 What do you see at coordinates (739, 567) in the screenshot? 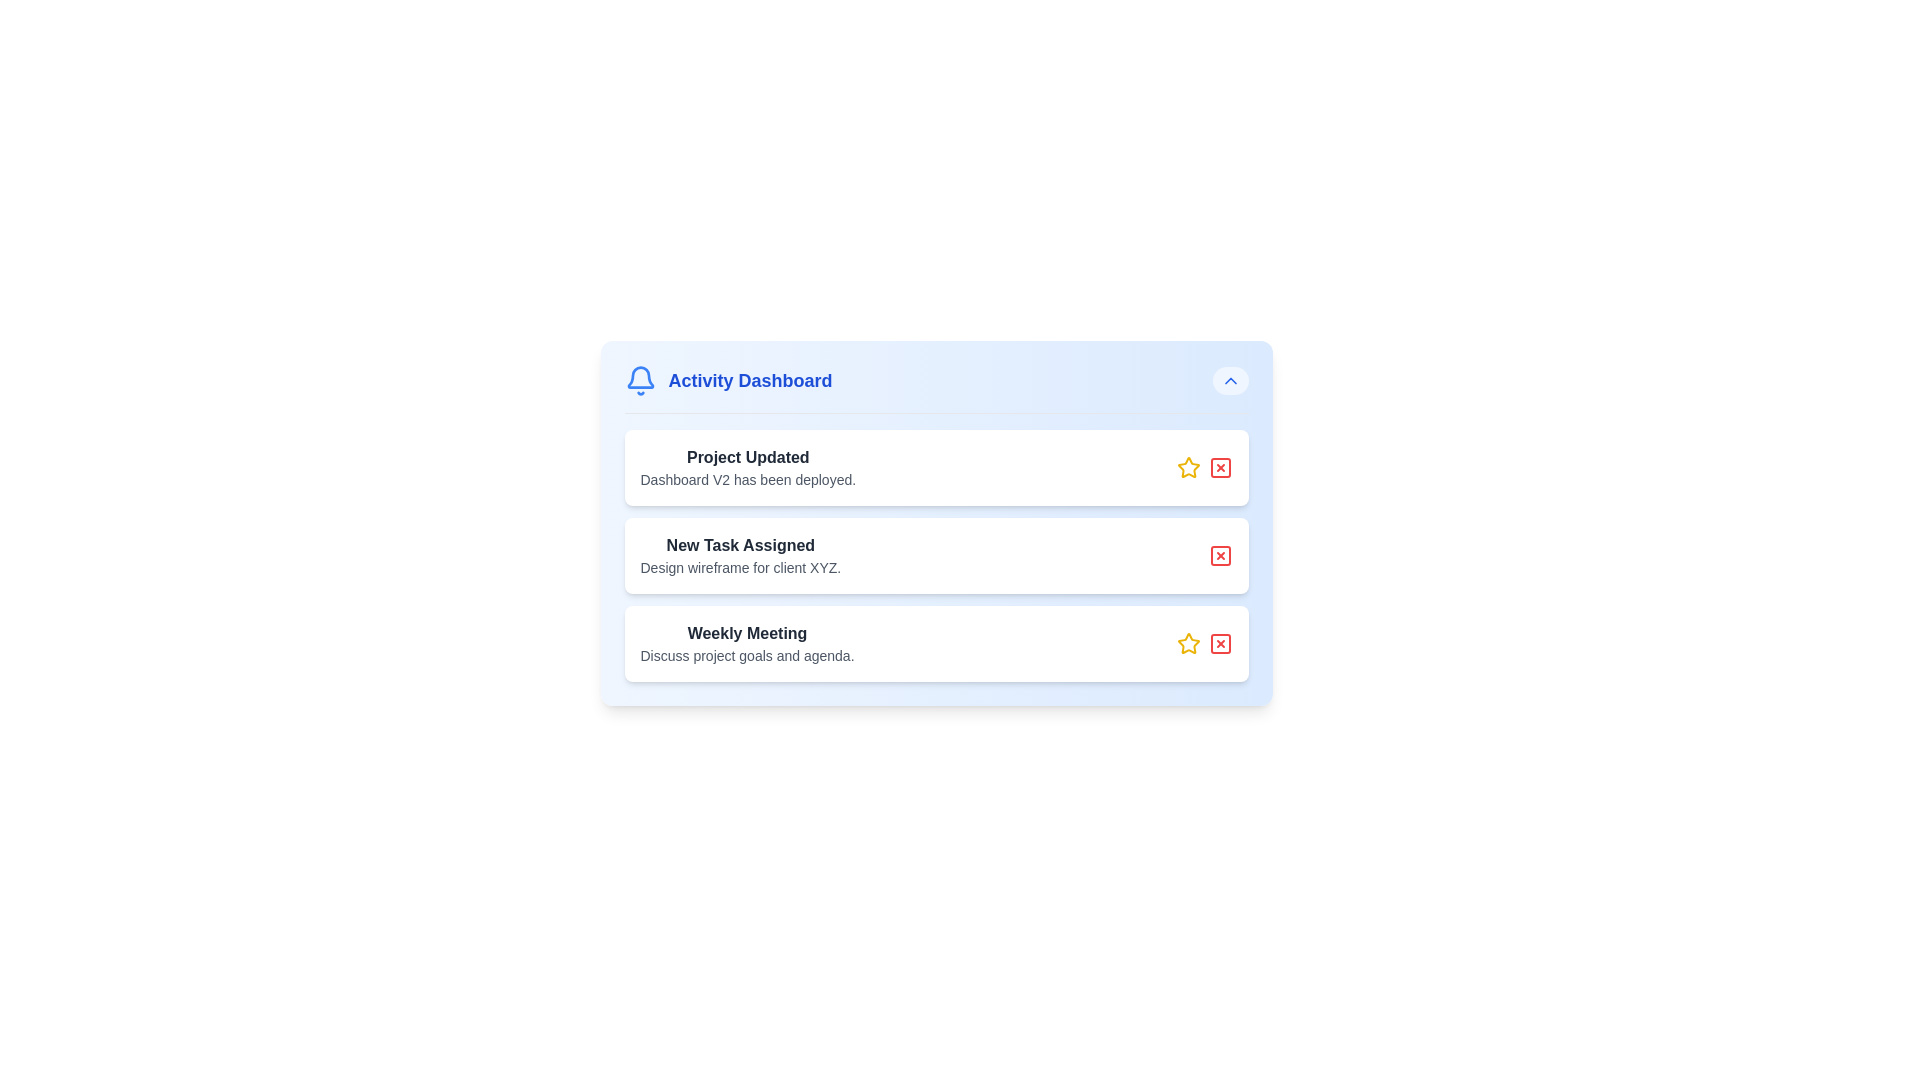
I see `the text label providing additional information for the 'New Task Assigned' notification, located directly beneath the notification in the list` at bounding box center [739, 567].